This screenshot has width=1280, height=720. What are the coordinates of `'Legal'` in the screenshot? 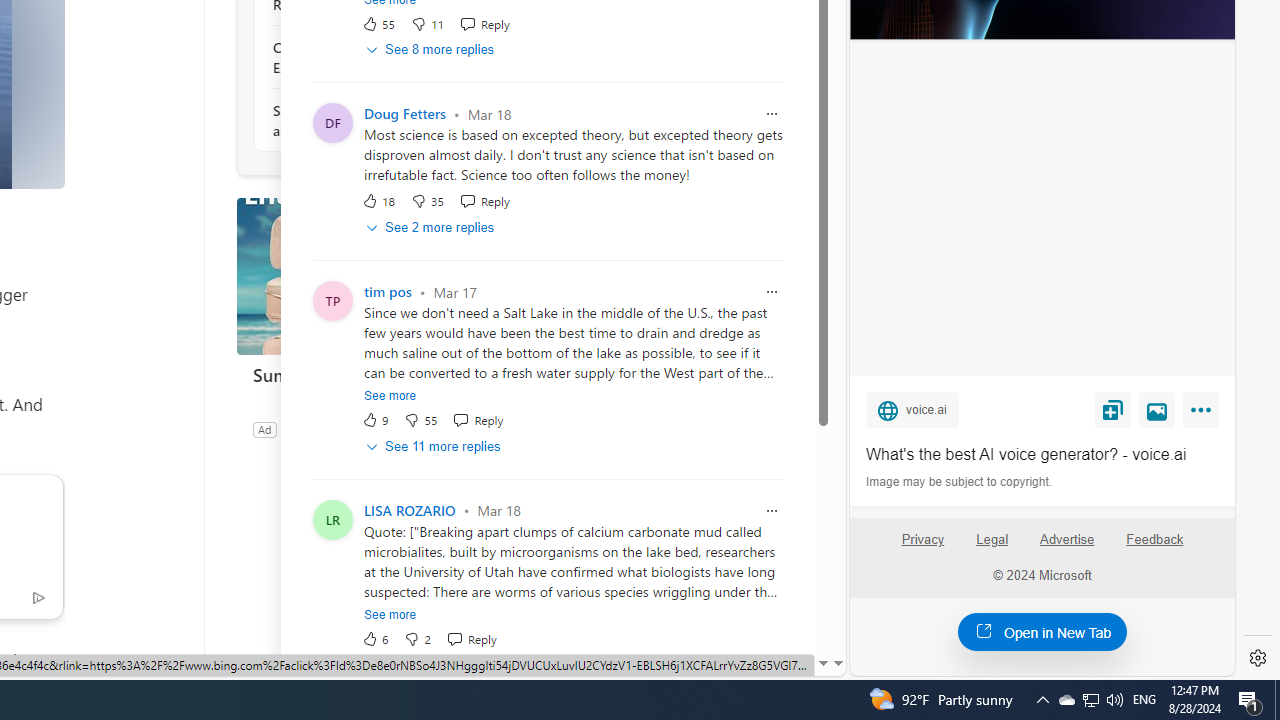 It's located at (992, 538).